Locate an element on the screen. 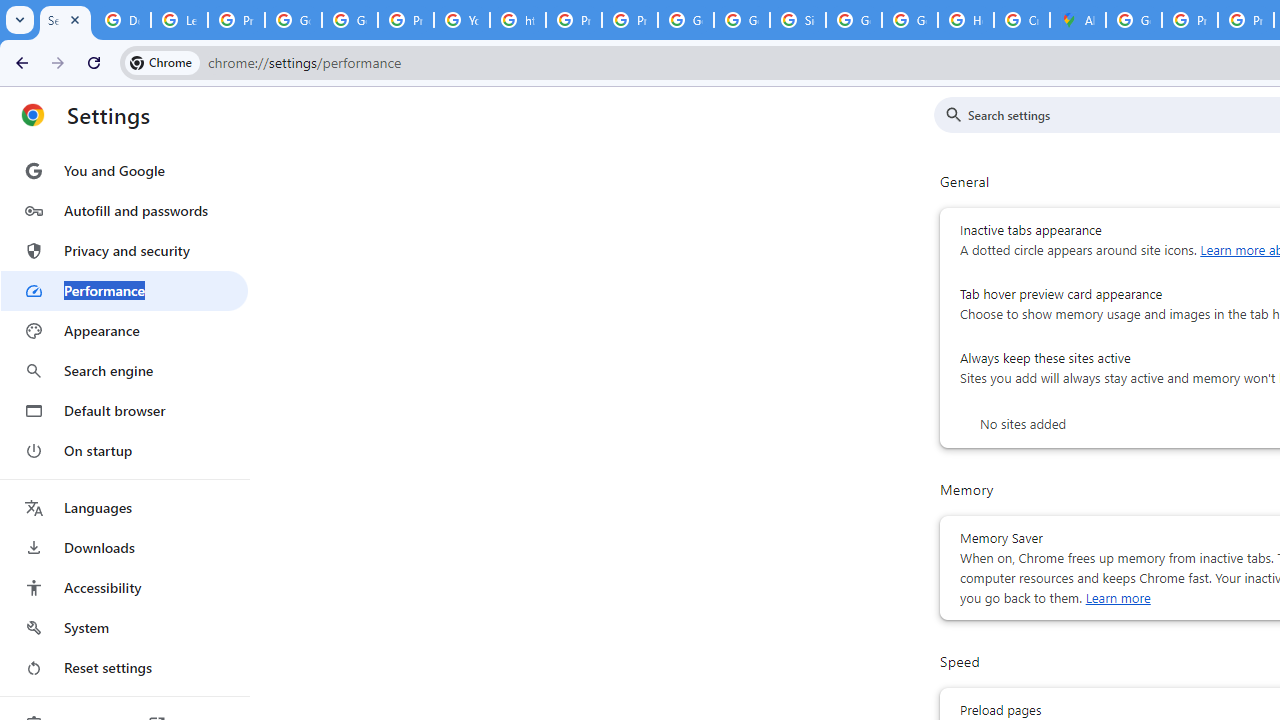  'On startup' is located at coordinates (123, 451).